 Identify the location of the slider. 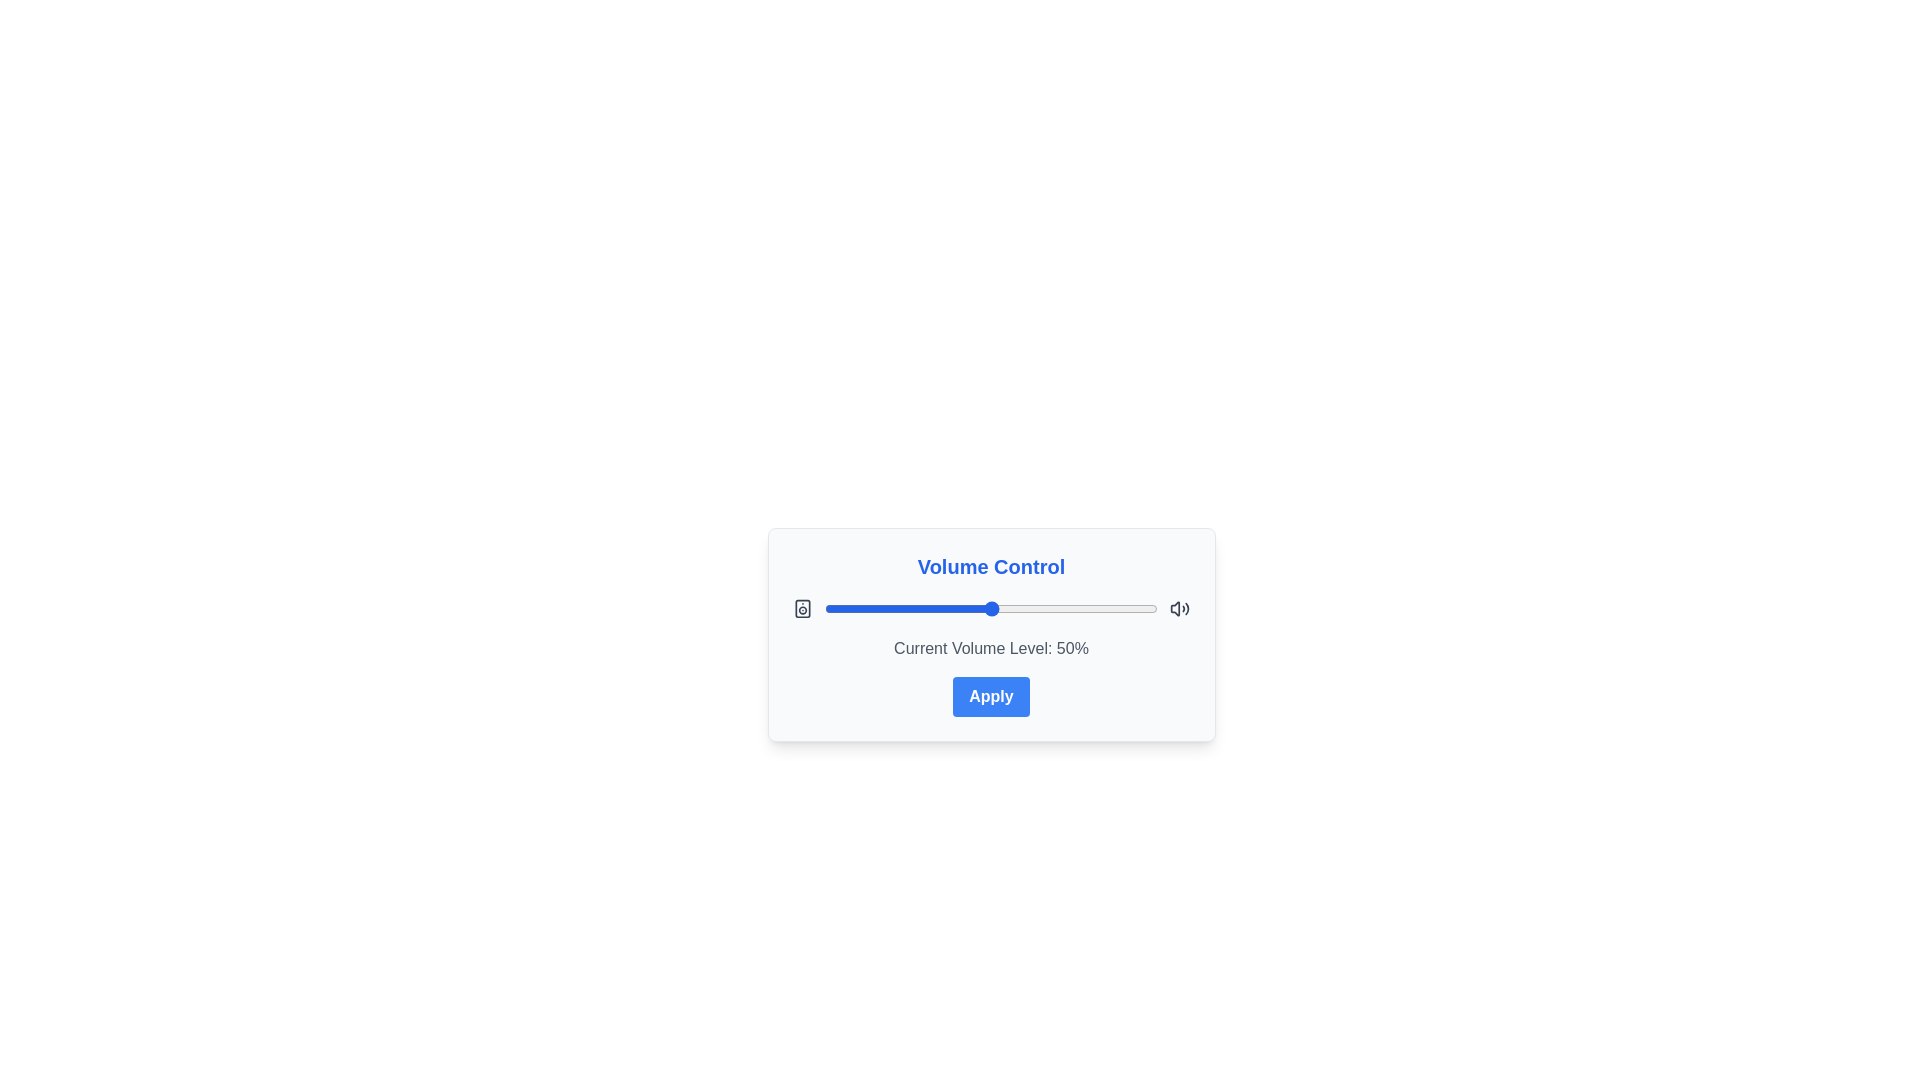
(871, 608).